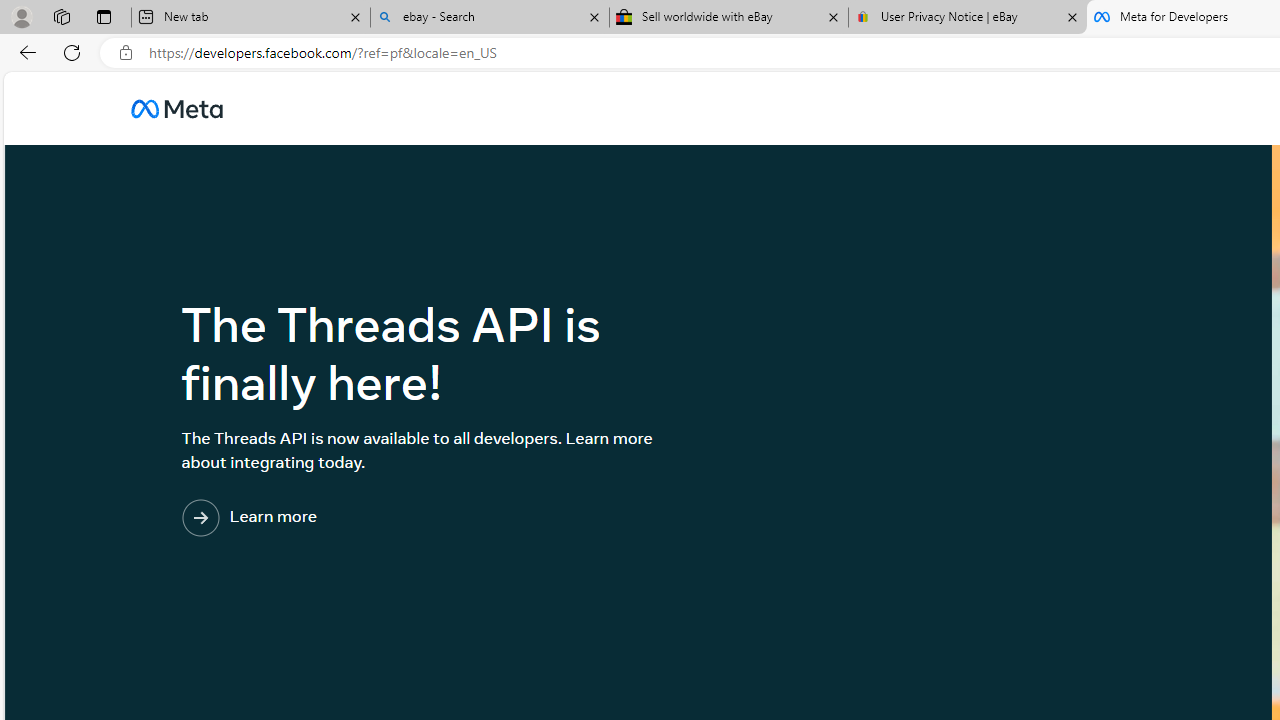  I want to click on 'AutomationID: u_0_25_3H', so click(176, 108).